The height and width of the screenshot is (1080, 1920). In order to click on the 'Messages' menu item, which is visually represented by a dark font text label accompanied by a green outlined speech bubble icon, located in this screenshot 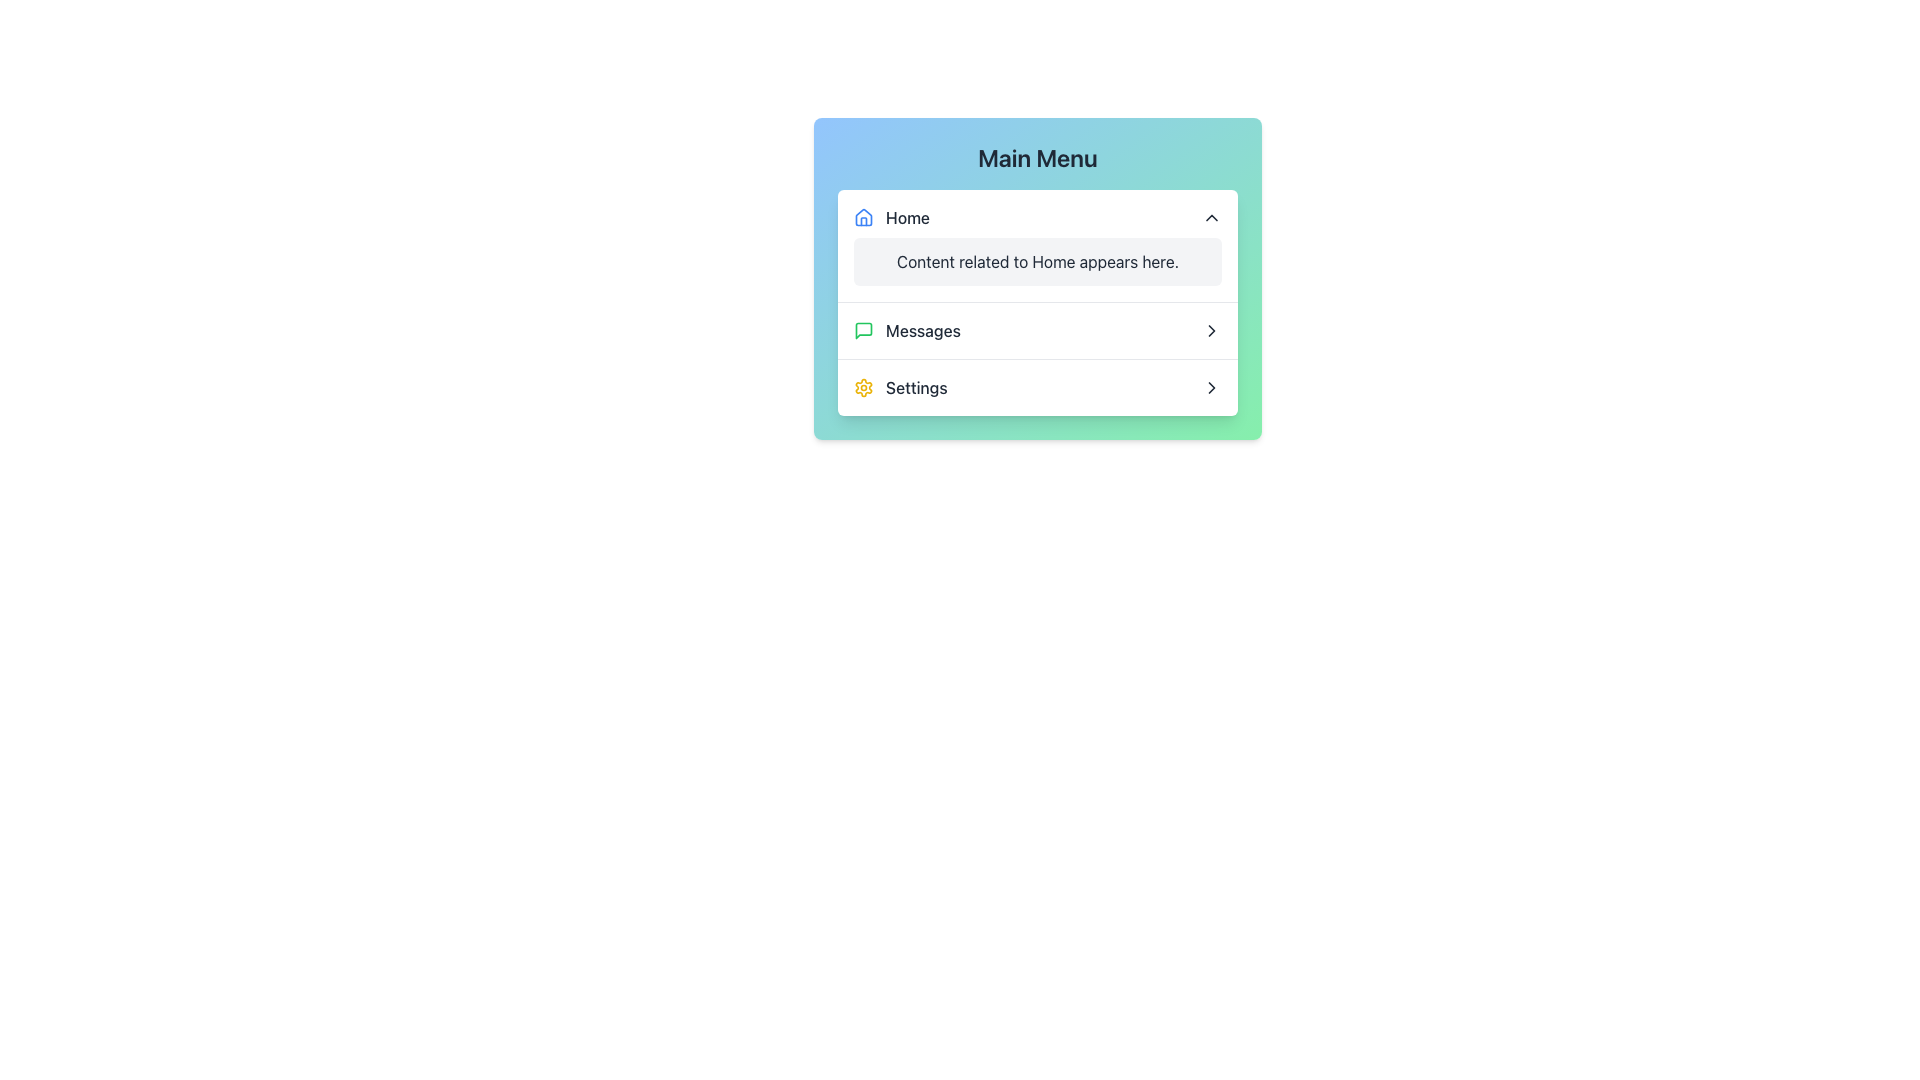, I will do `click(906, 330)`.